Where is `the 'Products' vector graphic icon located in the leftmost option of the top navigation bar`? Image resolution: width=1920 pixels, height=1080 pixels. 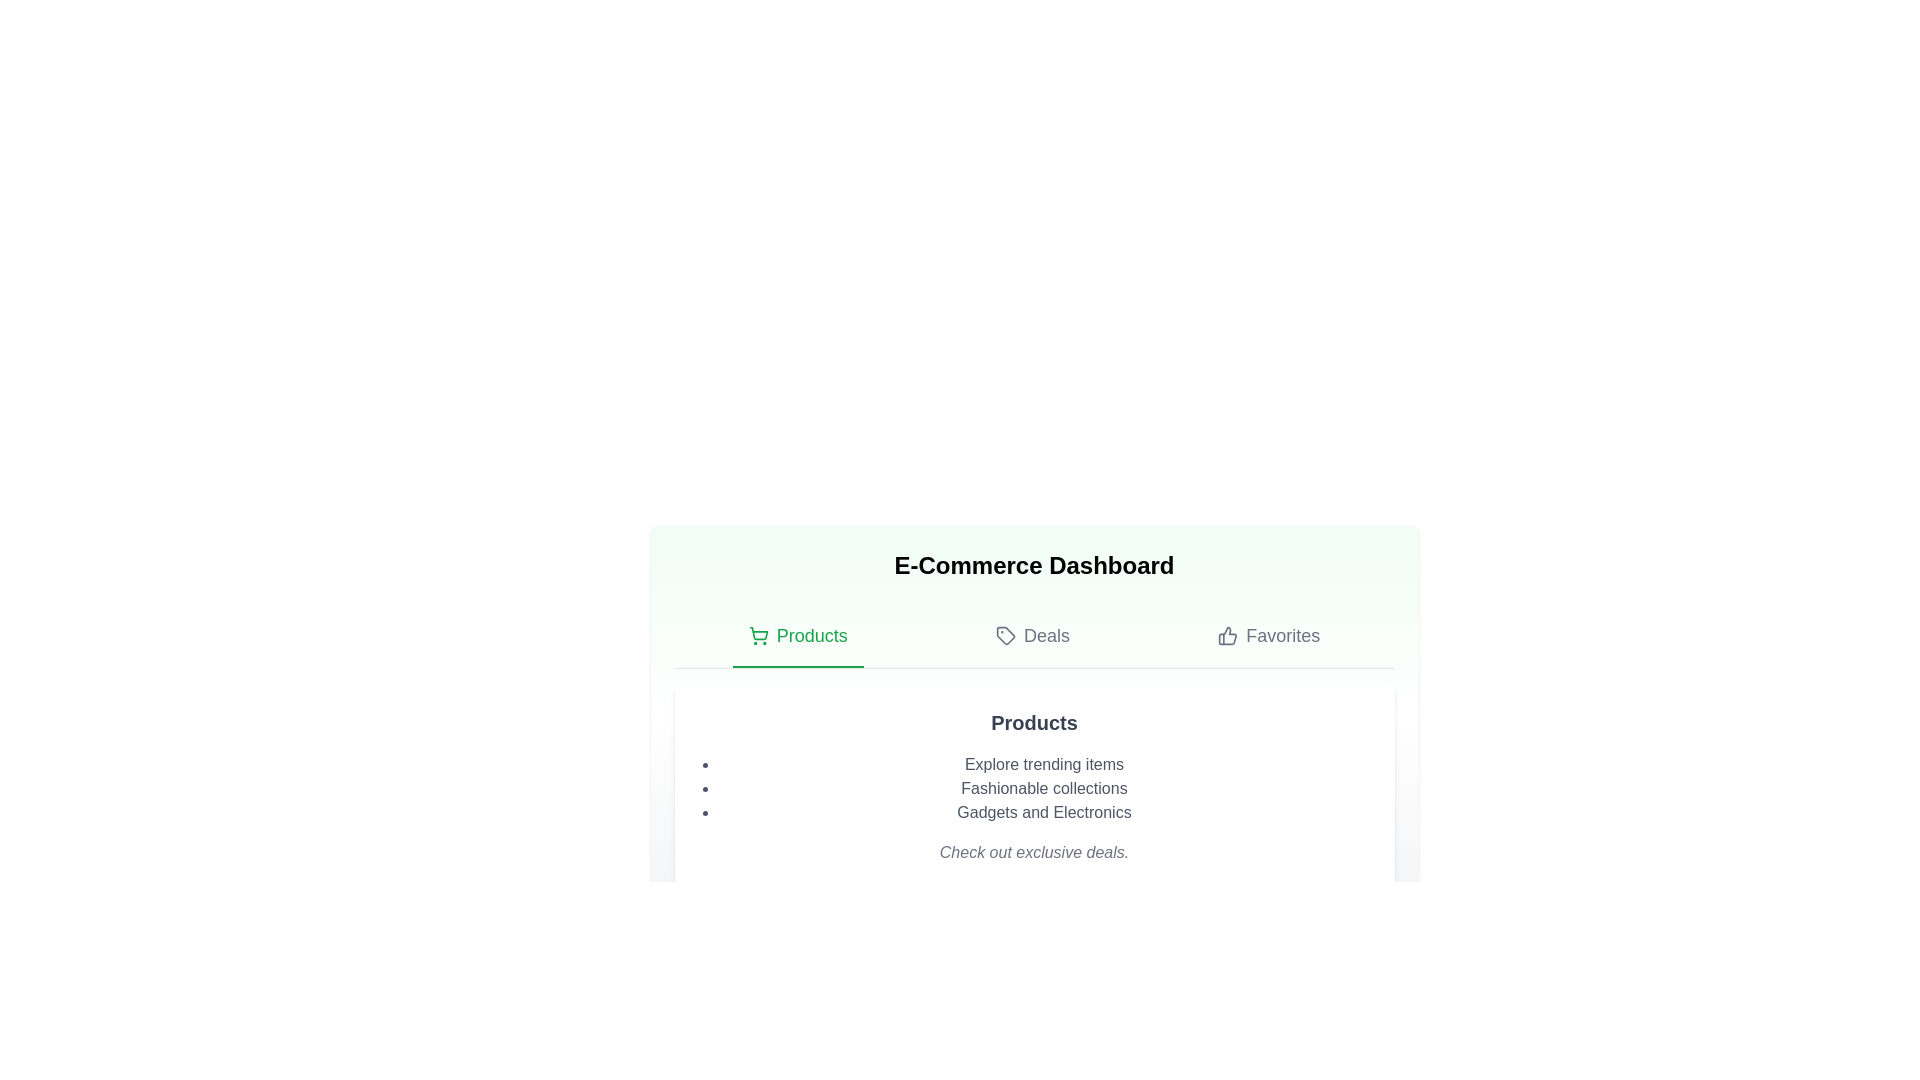
the 'Products' vector graphic icon located in the leftmost option of the top navigation bar is located at coordinates (757, 633).